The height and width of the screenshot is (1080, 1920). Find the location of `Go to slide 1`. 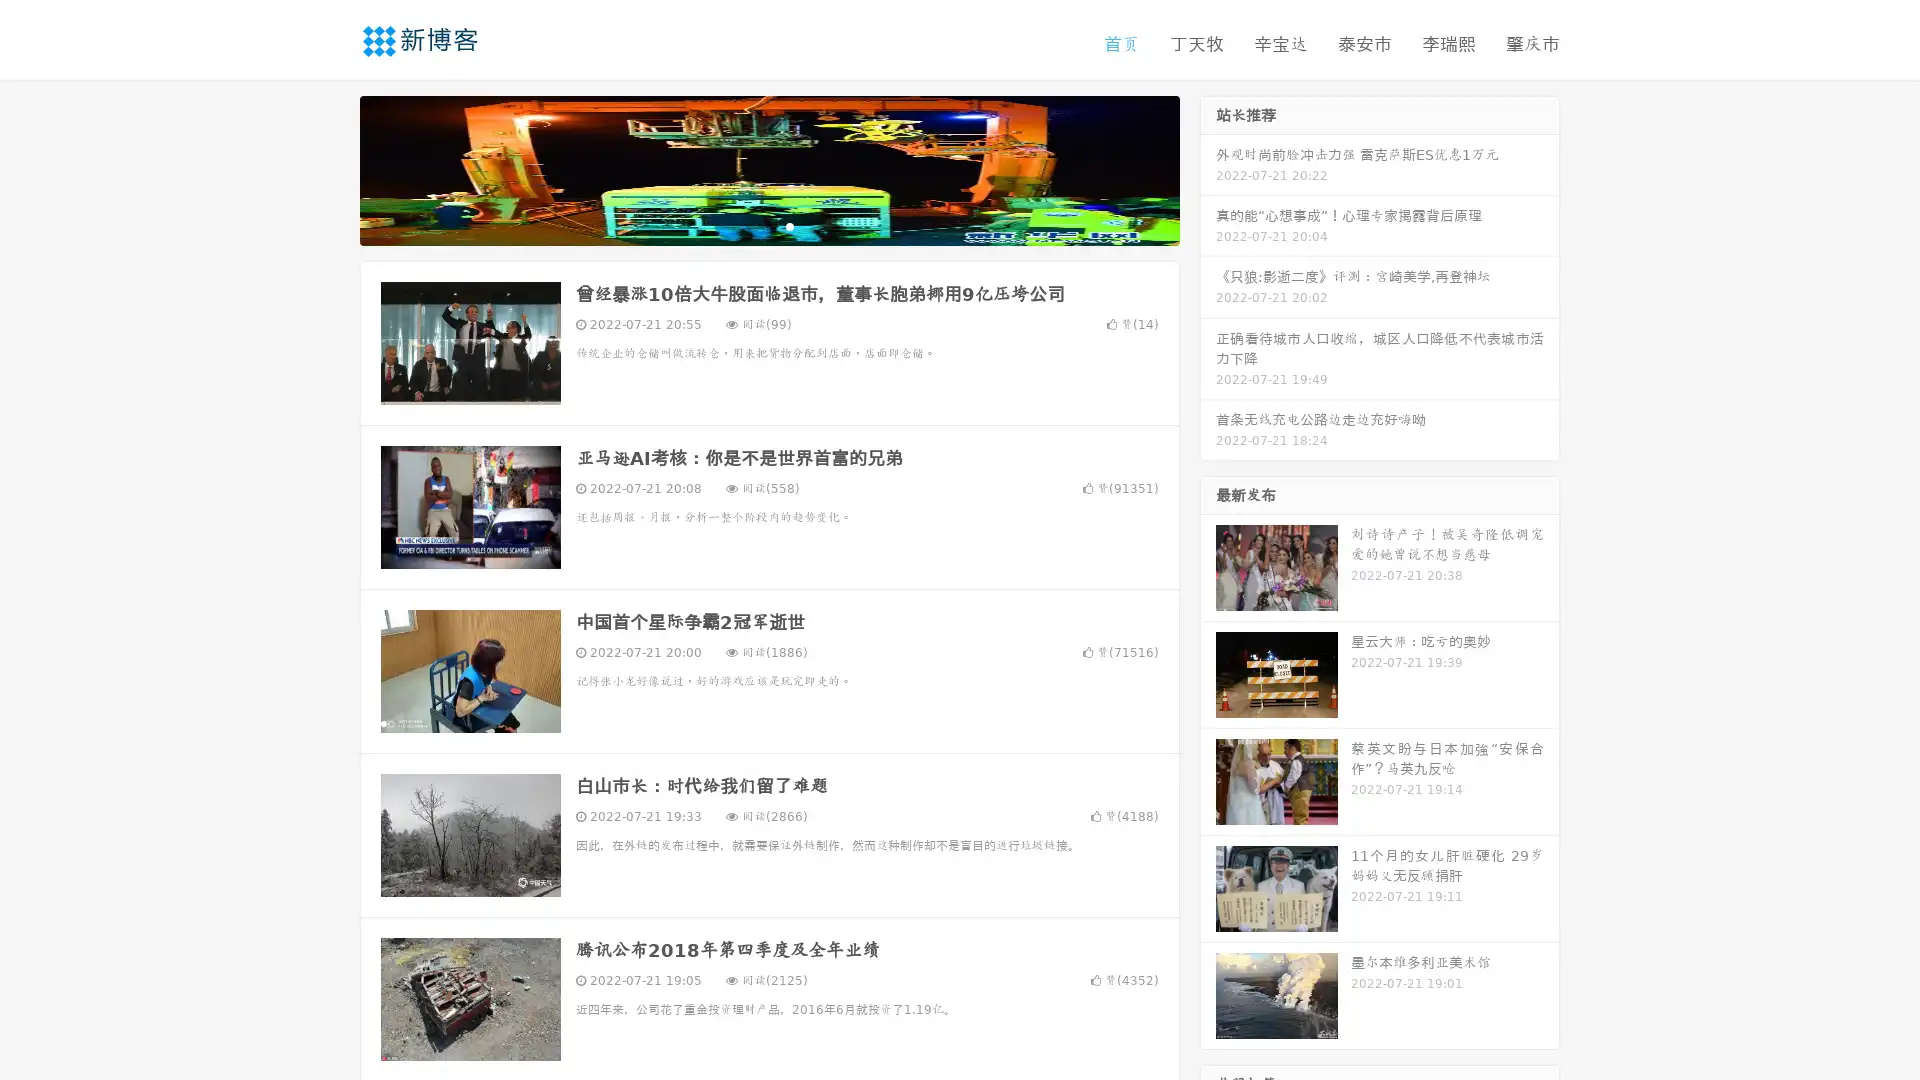

Go to slide 1 is located at coordinates (748, 225).